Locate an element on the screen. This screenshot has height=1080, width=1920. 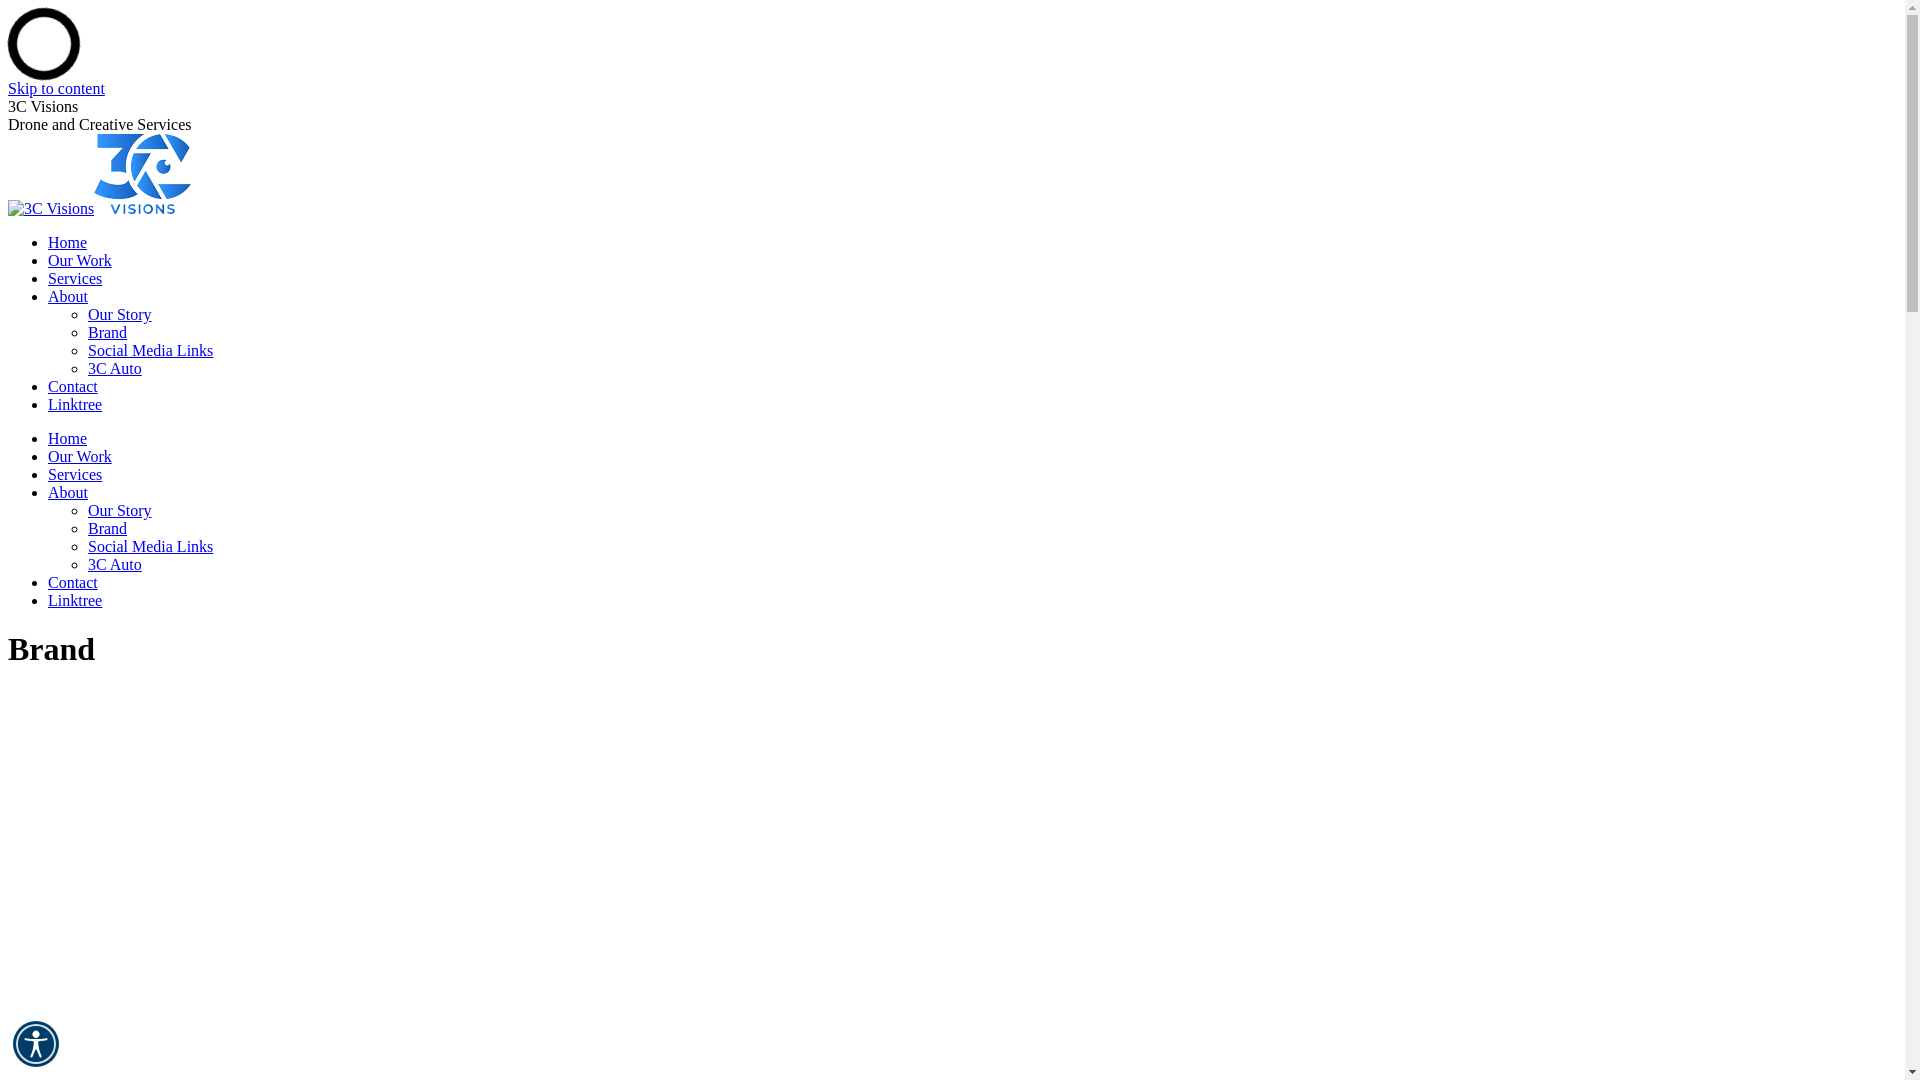
'Our Work' is located at coordinates (48, 259).